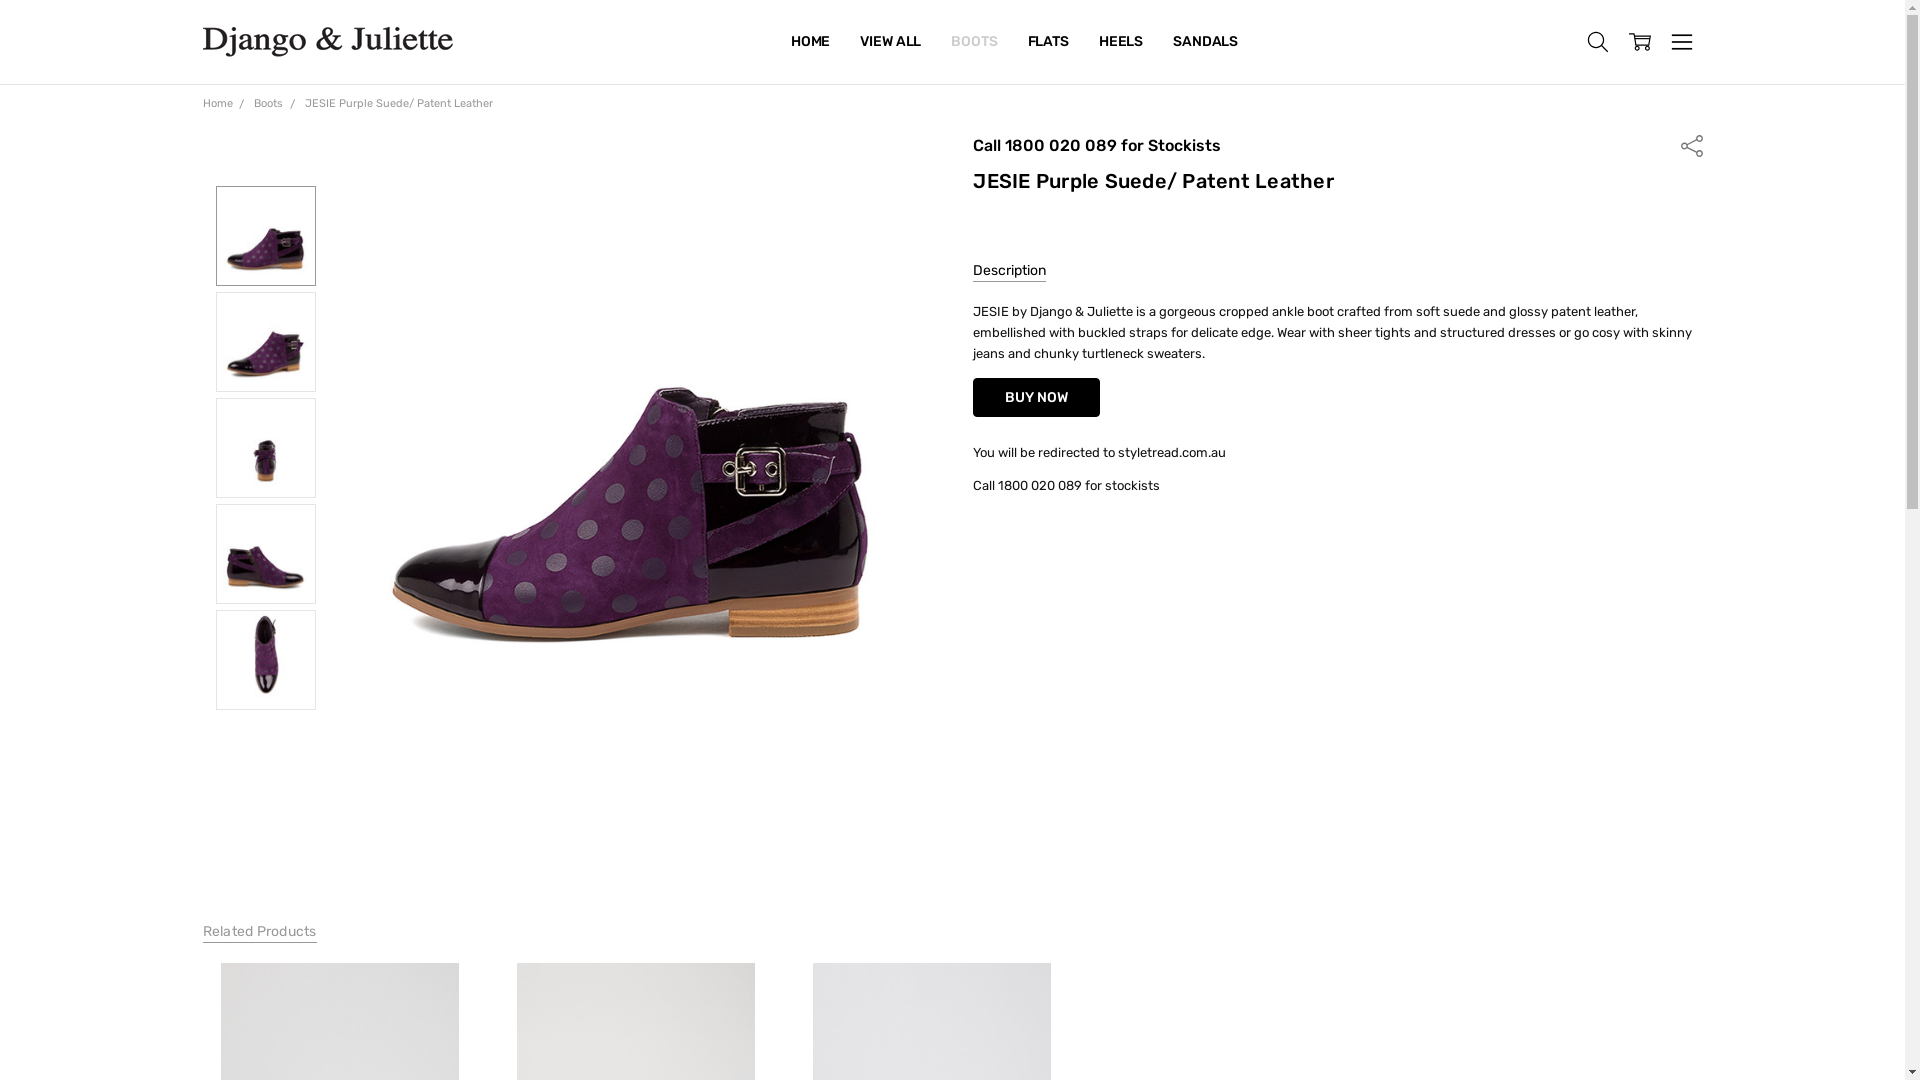  Describe the element at coordinates (860, 42) in the screenshot. I see `'BECOME A STOCKIST'` at that location.